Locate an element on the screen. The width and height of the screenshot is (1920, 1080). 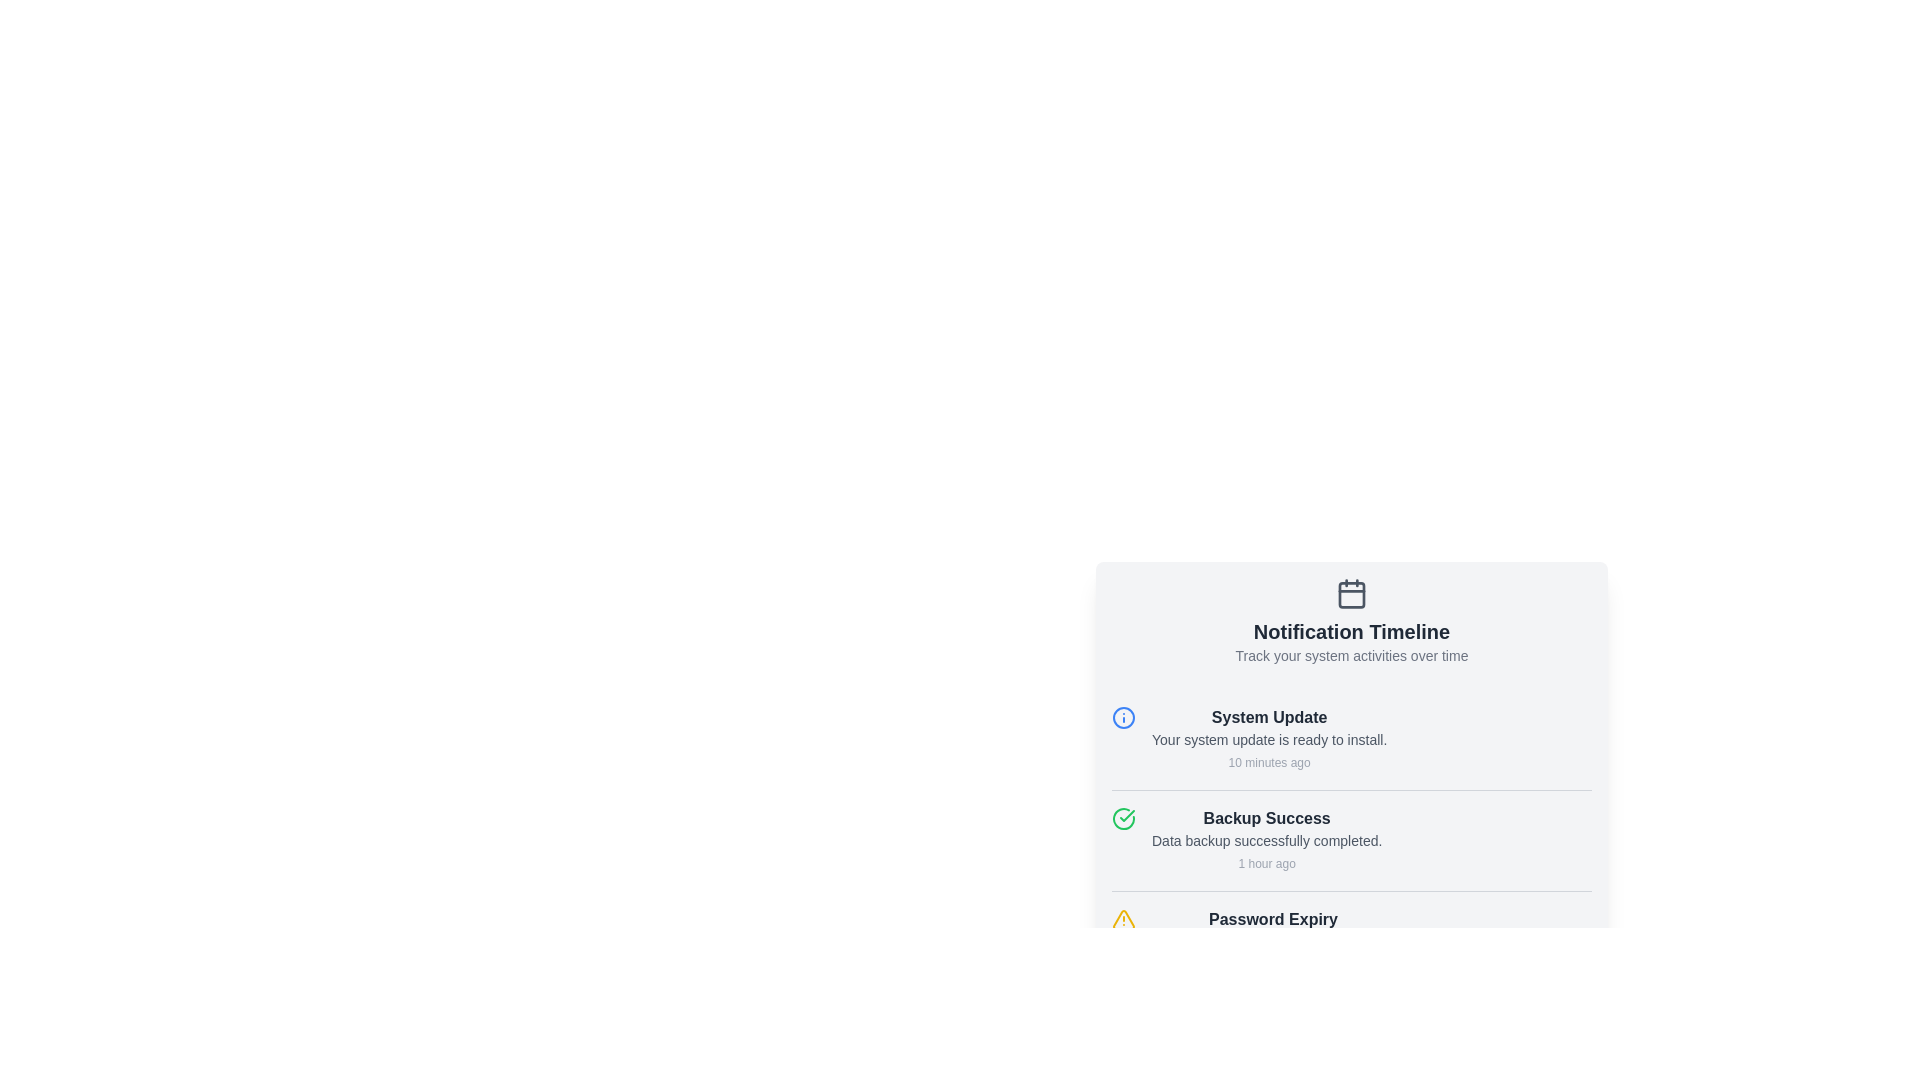
information displayed in the Notification group titled 'Password Expiry', which includes the description 'Your current password will expire soon.' and the timestamp 'Yesterday' is located at coordinates (1272, 941).